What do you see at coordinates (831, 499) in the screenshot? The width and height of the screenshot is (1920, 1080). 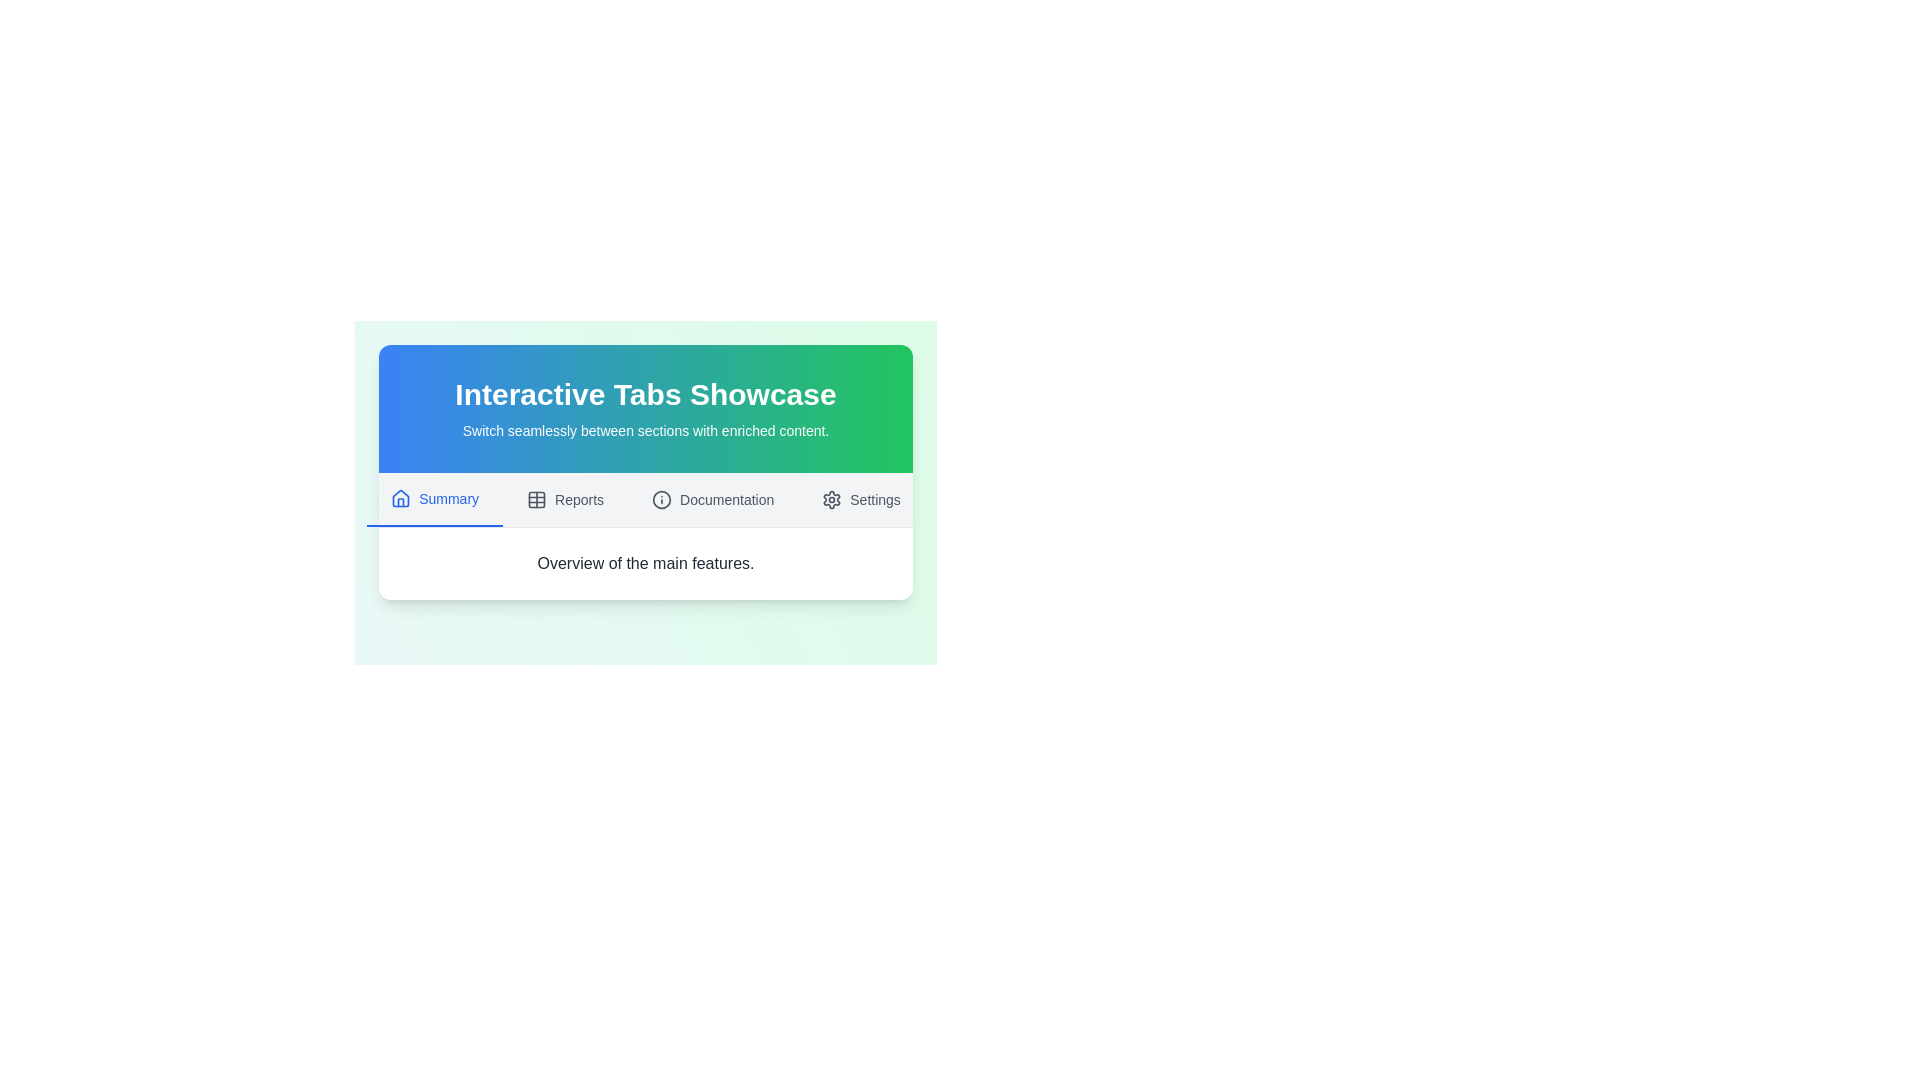 I see `the gear icon representing the settings functionality located in the 'Settings' tab of the interface` at bounding box center [831, 499].